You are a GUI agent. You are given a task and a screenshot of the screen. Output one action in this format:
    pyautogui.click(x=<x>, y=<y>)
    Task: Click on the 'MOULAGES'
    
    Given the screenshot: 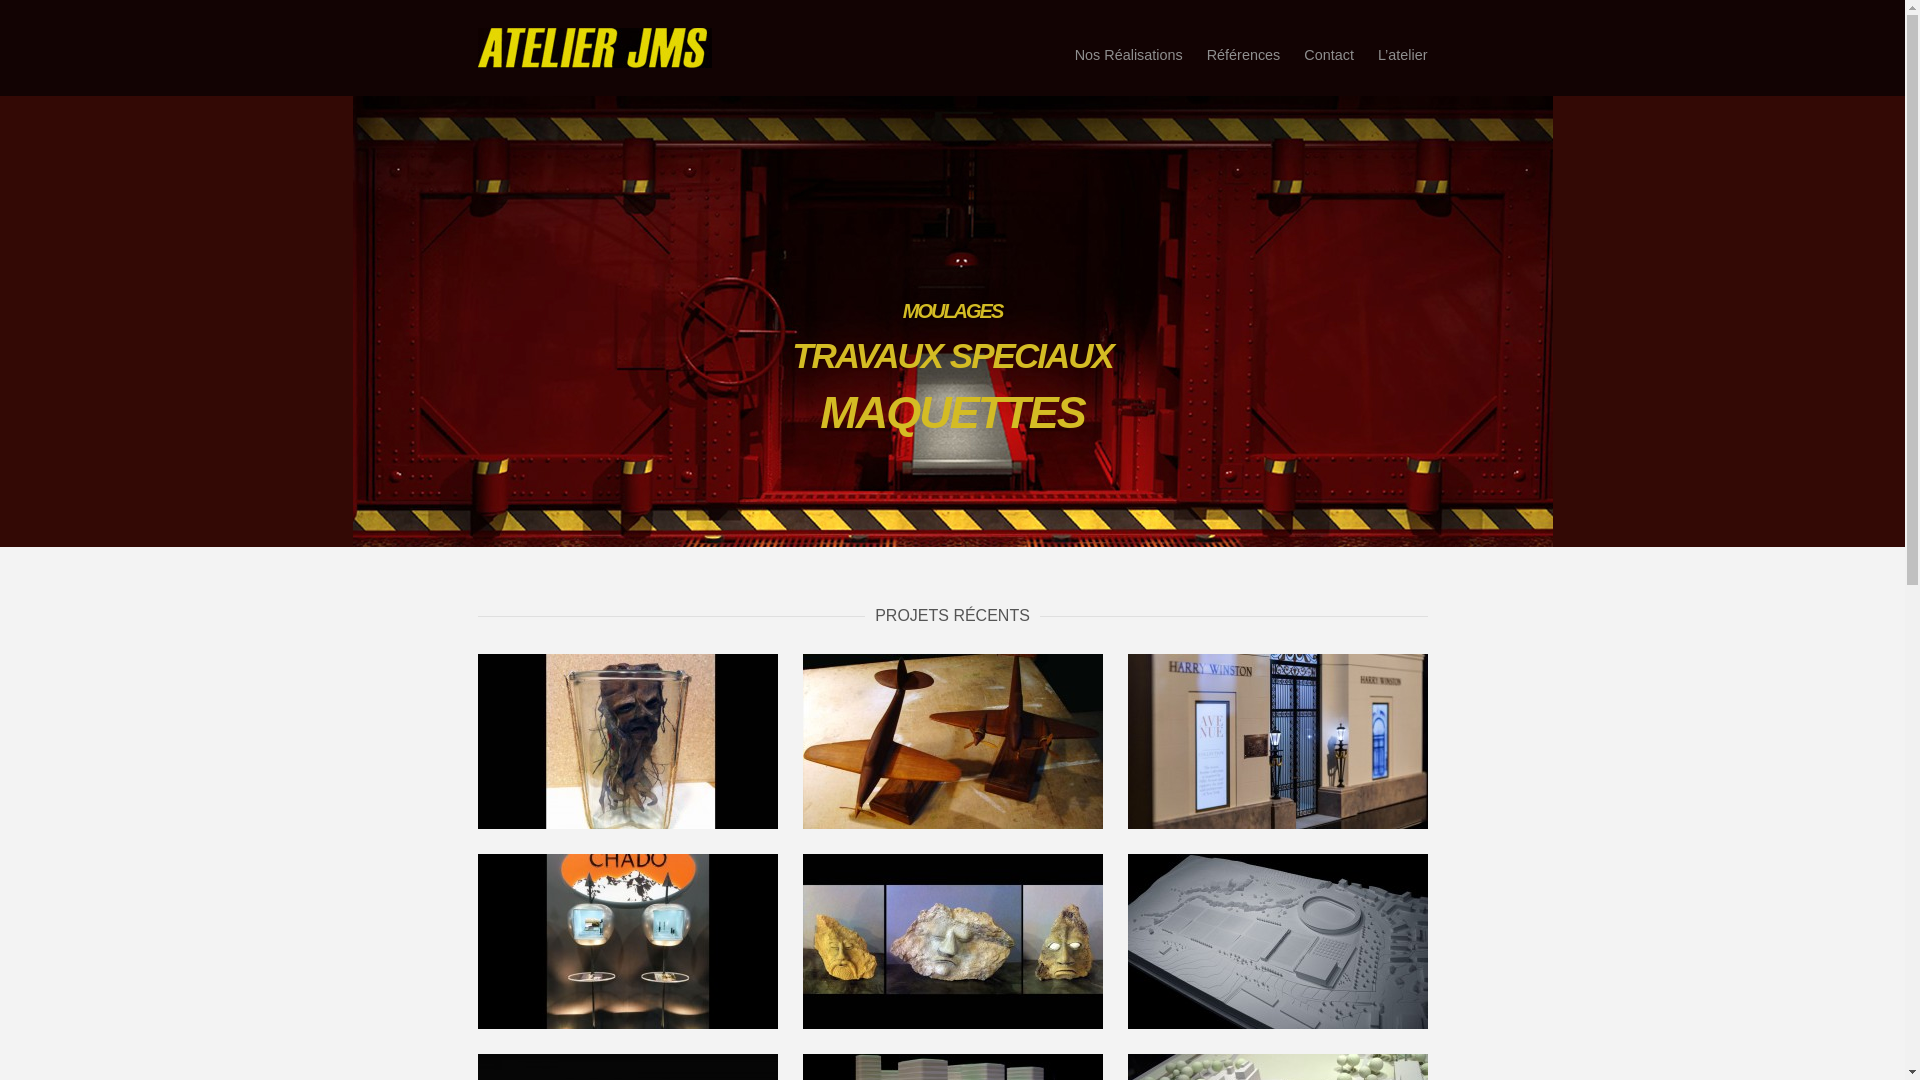 What is the action you would take?
    pyautogui.click(x=952, y=311)
    